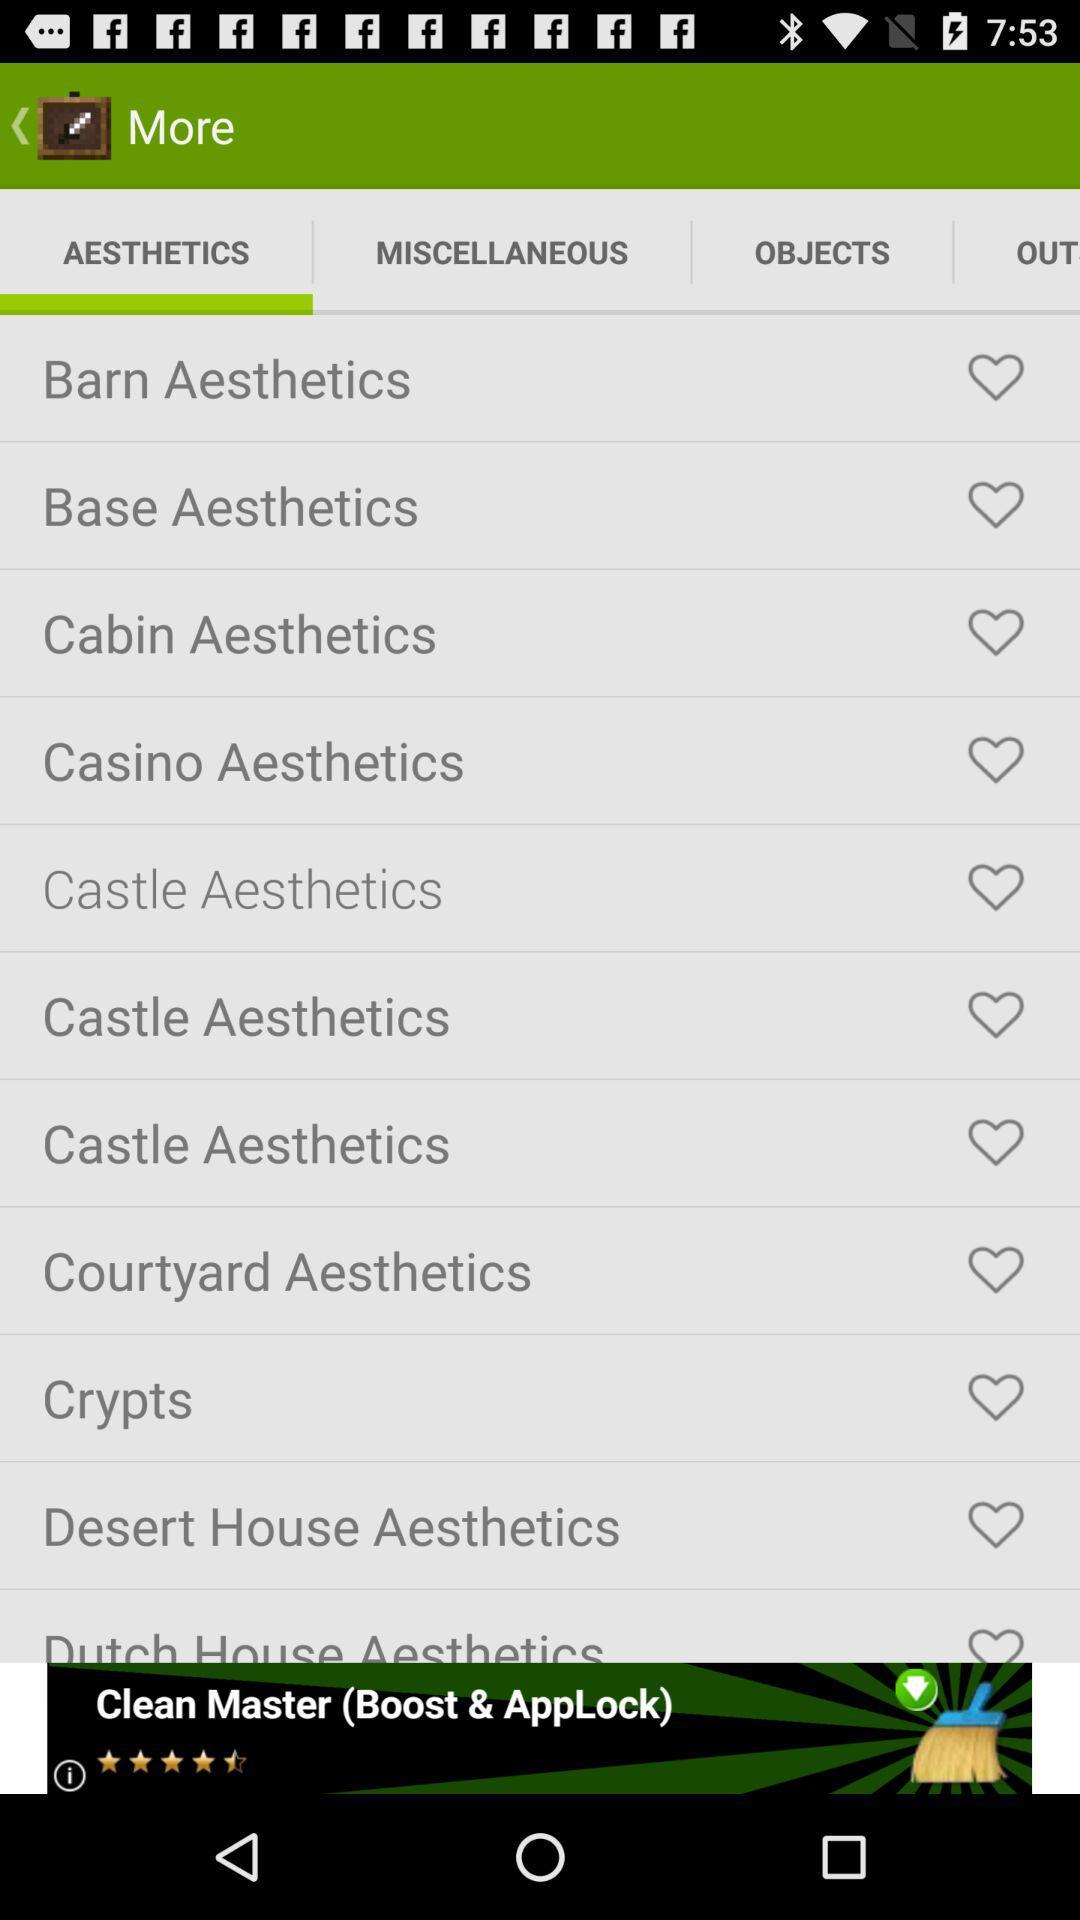  Describe the element at coordinates (995, 760) in the screenshot. I see `the button right to the casino aesthetics` at that location.